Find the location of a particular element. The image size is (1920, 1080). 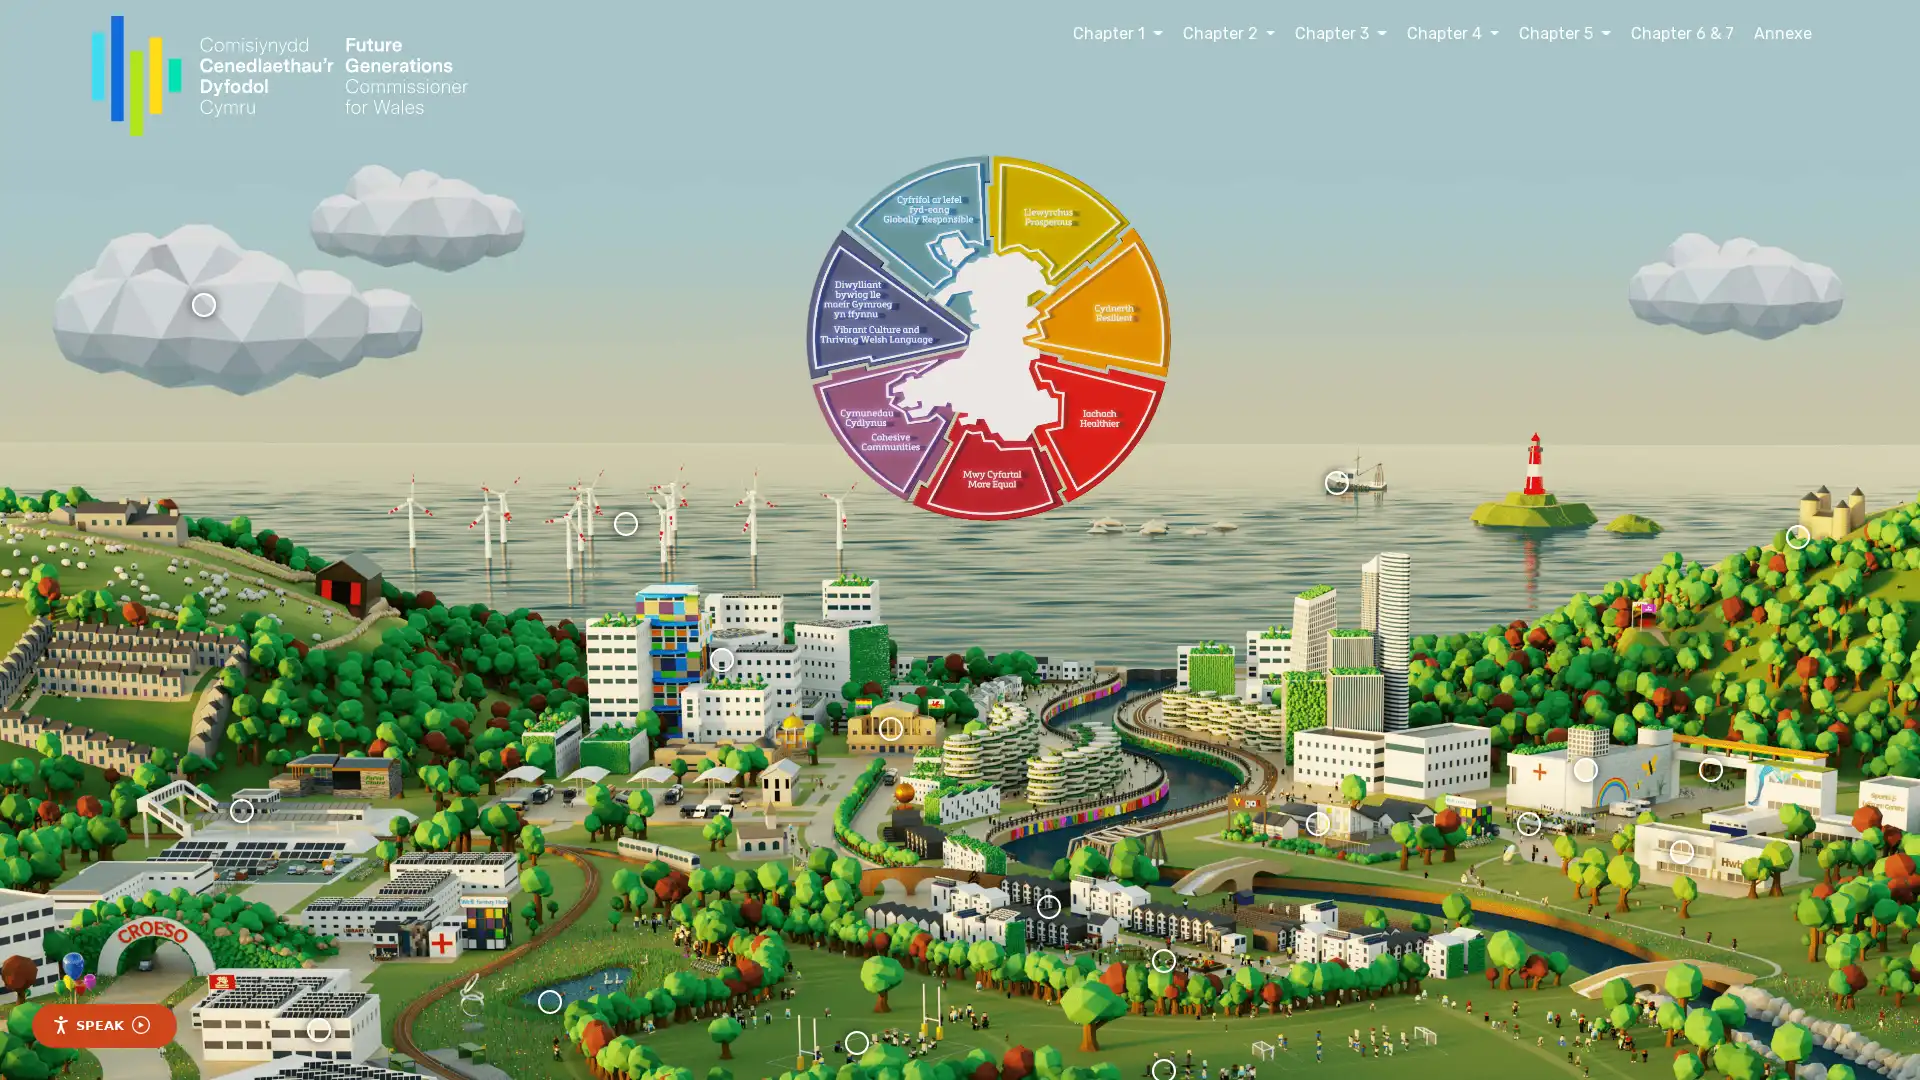

Listen with the ReachDeck Toolbar is located at coordinates (103, 1026).